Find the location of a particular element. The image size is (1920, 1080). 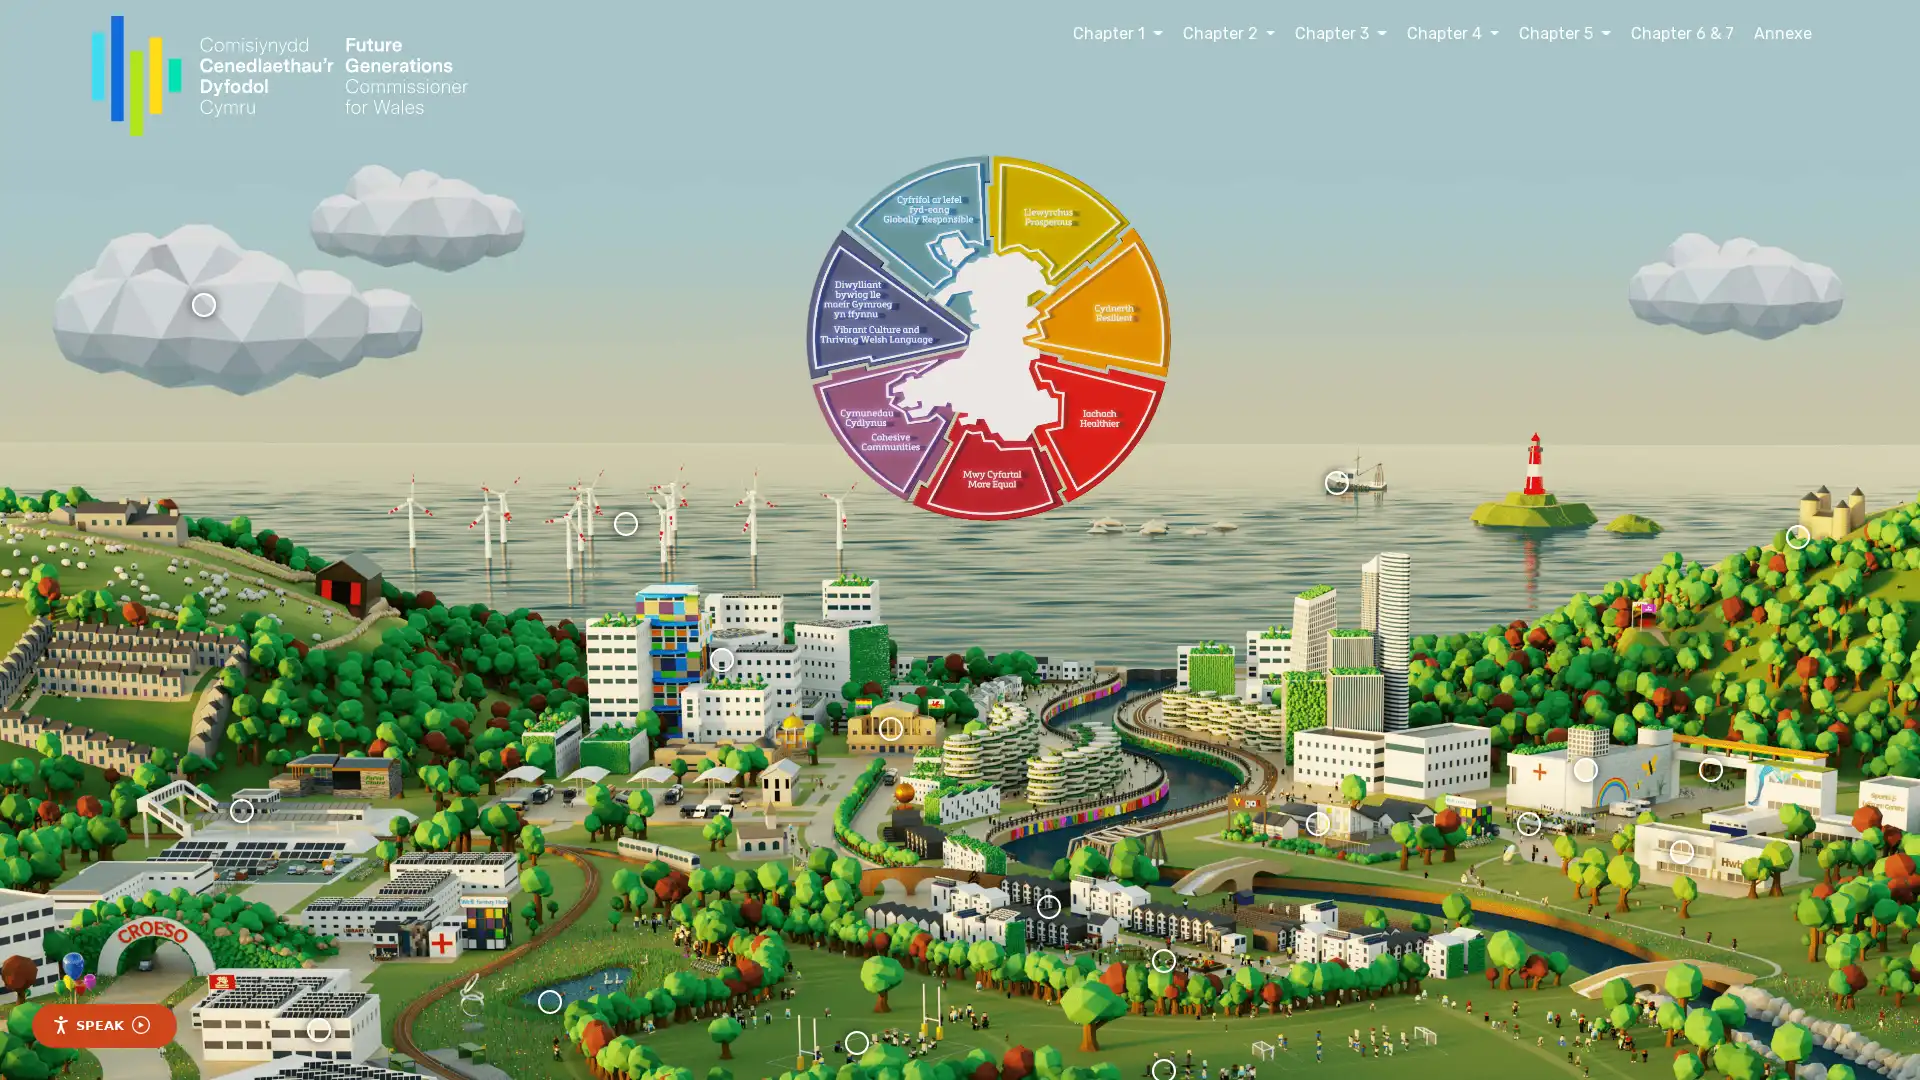

Listen with the ReachDeck Toolbar is located at coordinates (103, 1026).